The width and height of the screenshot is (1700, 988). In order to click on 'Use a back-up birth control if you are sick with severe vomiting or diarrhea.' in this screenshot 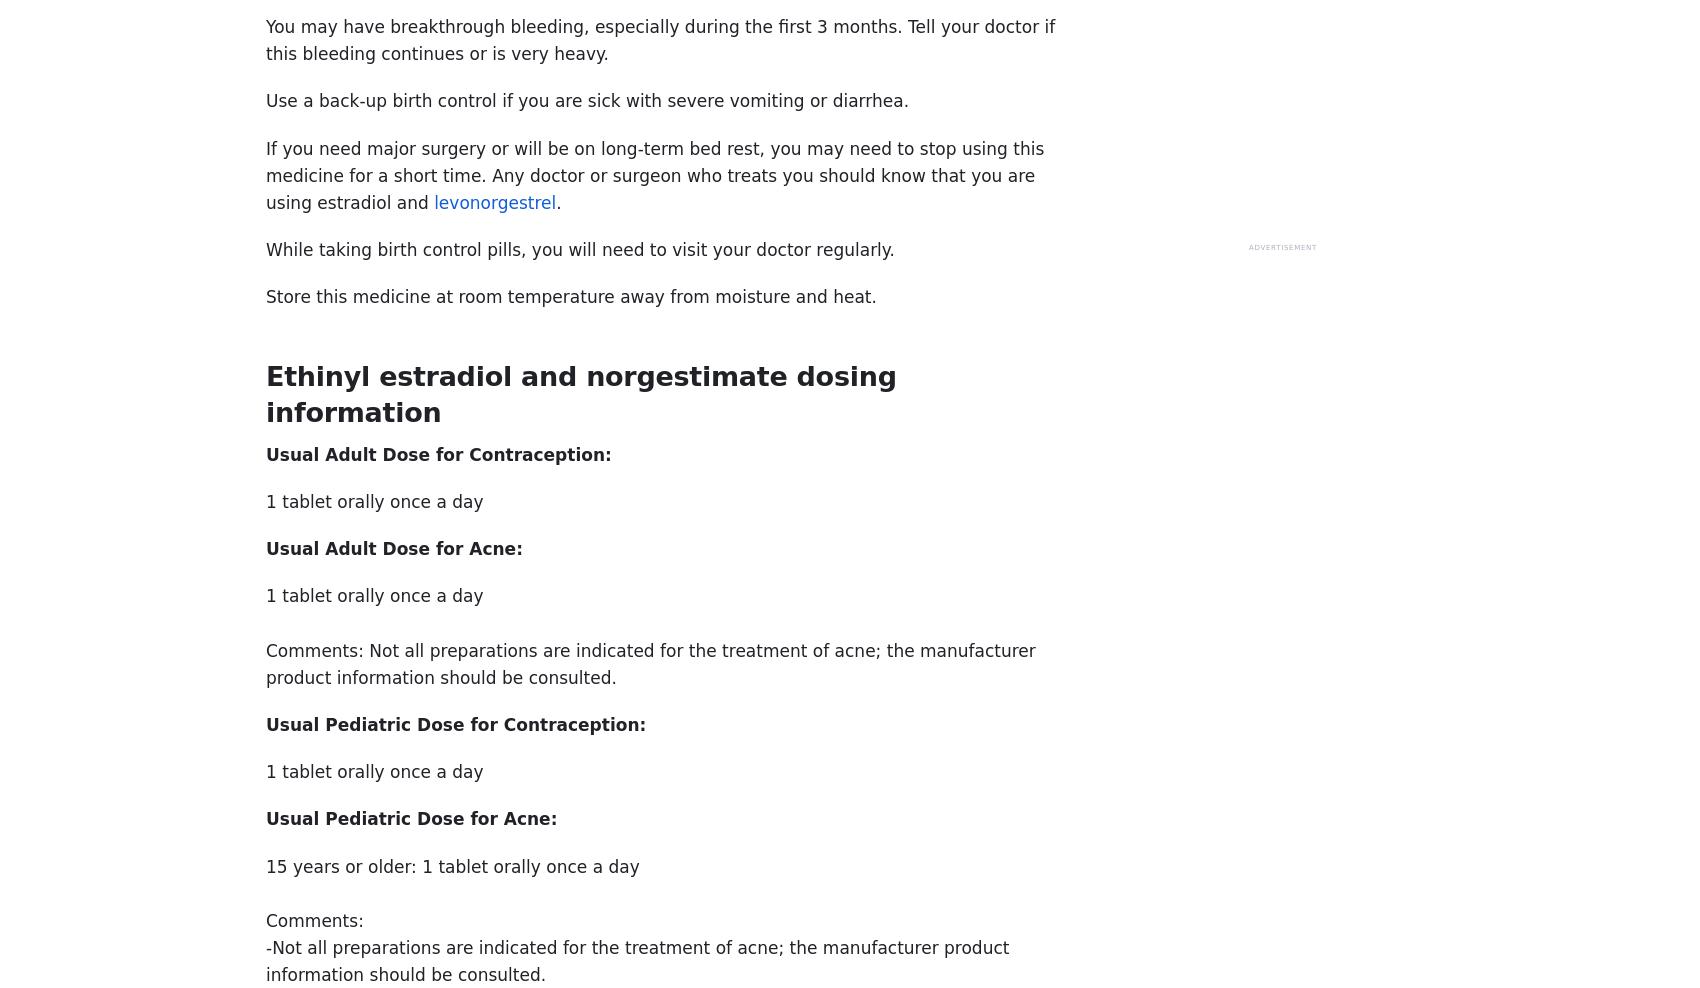, I will do `click(586, 100)`.